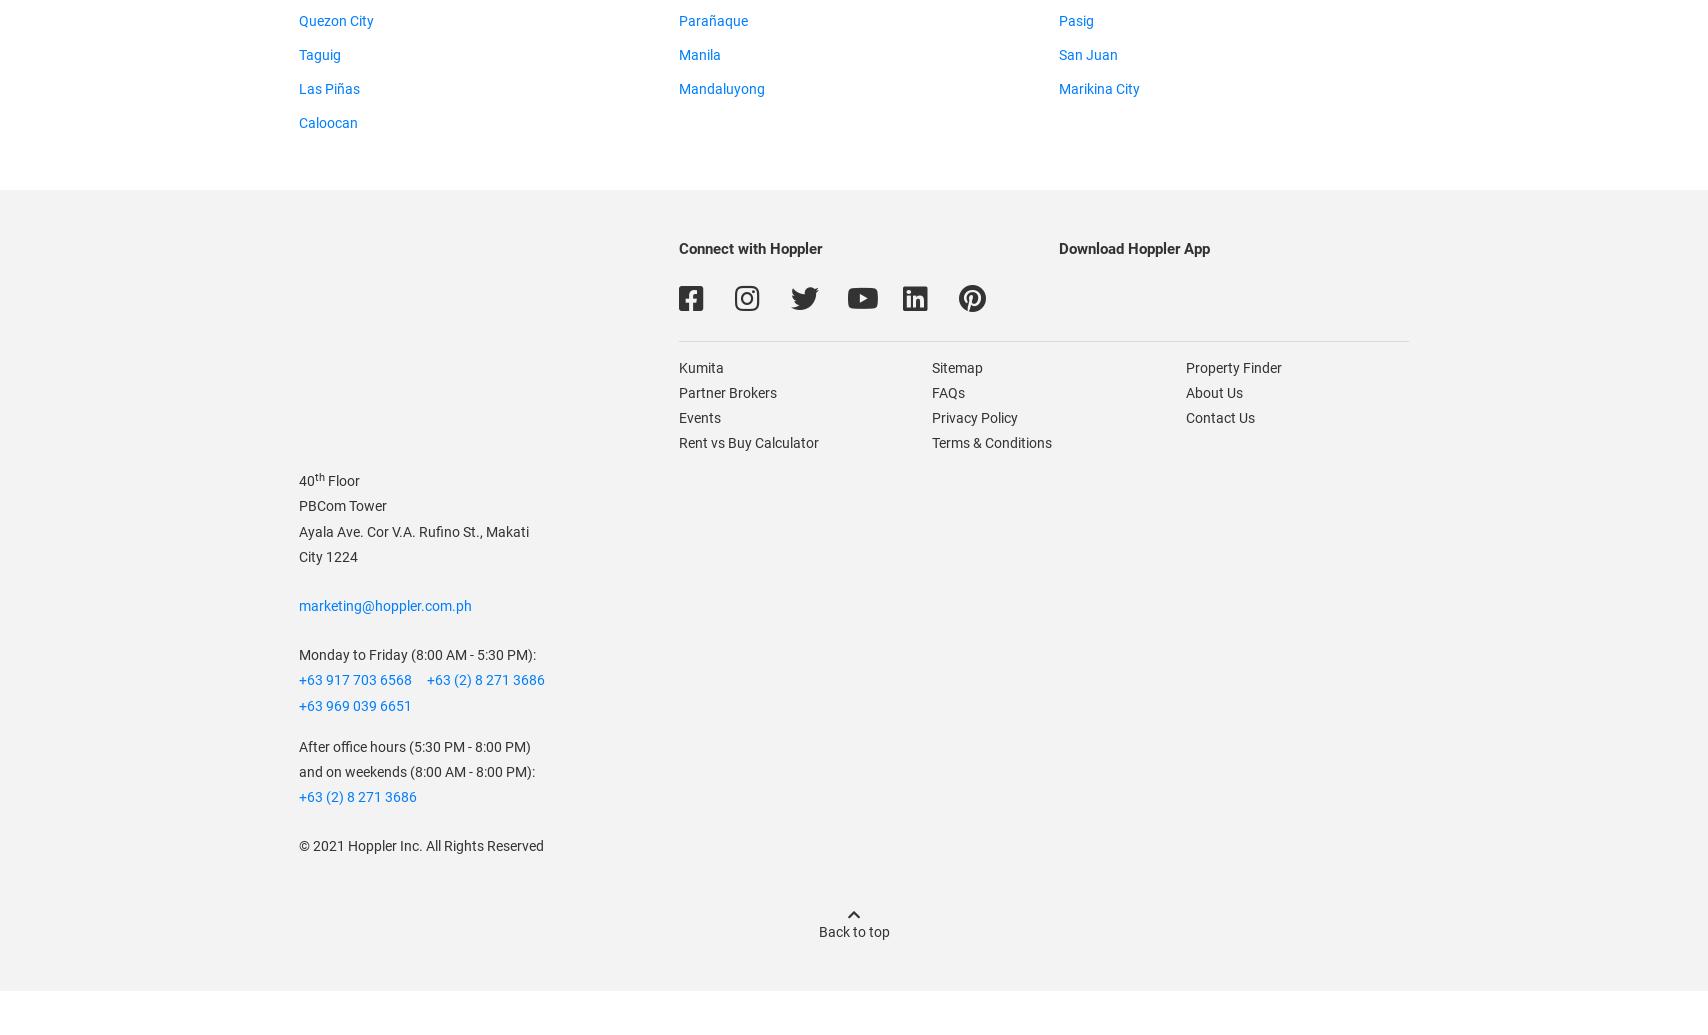 This screenshot has height=1035, width=1708. What do you see at coordinates (1075, 21) in the screenshot?
I see `'Pasig'` at bounding box center [1075, 21].